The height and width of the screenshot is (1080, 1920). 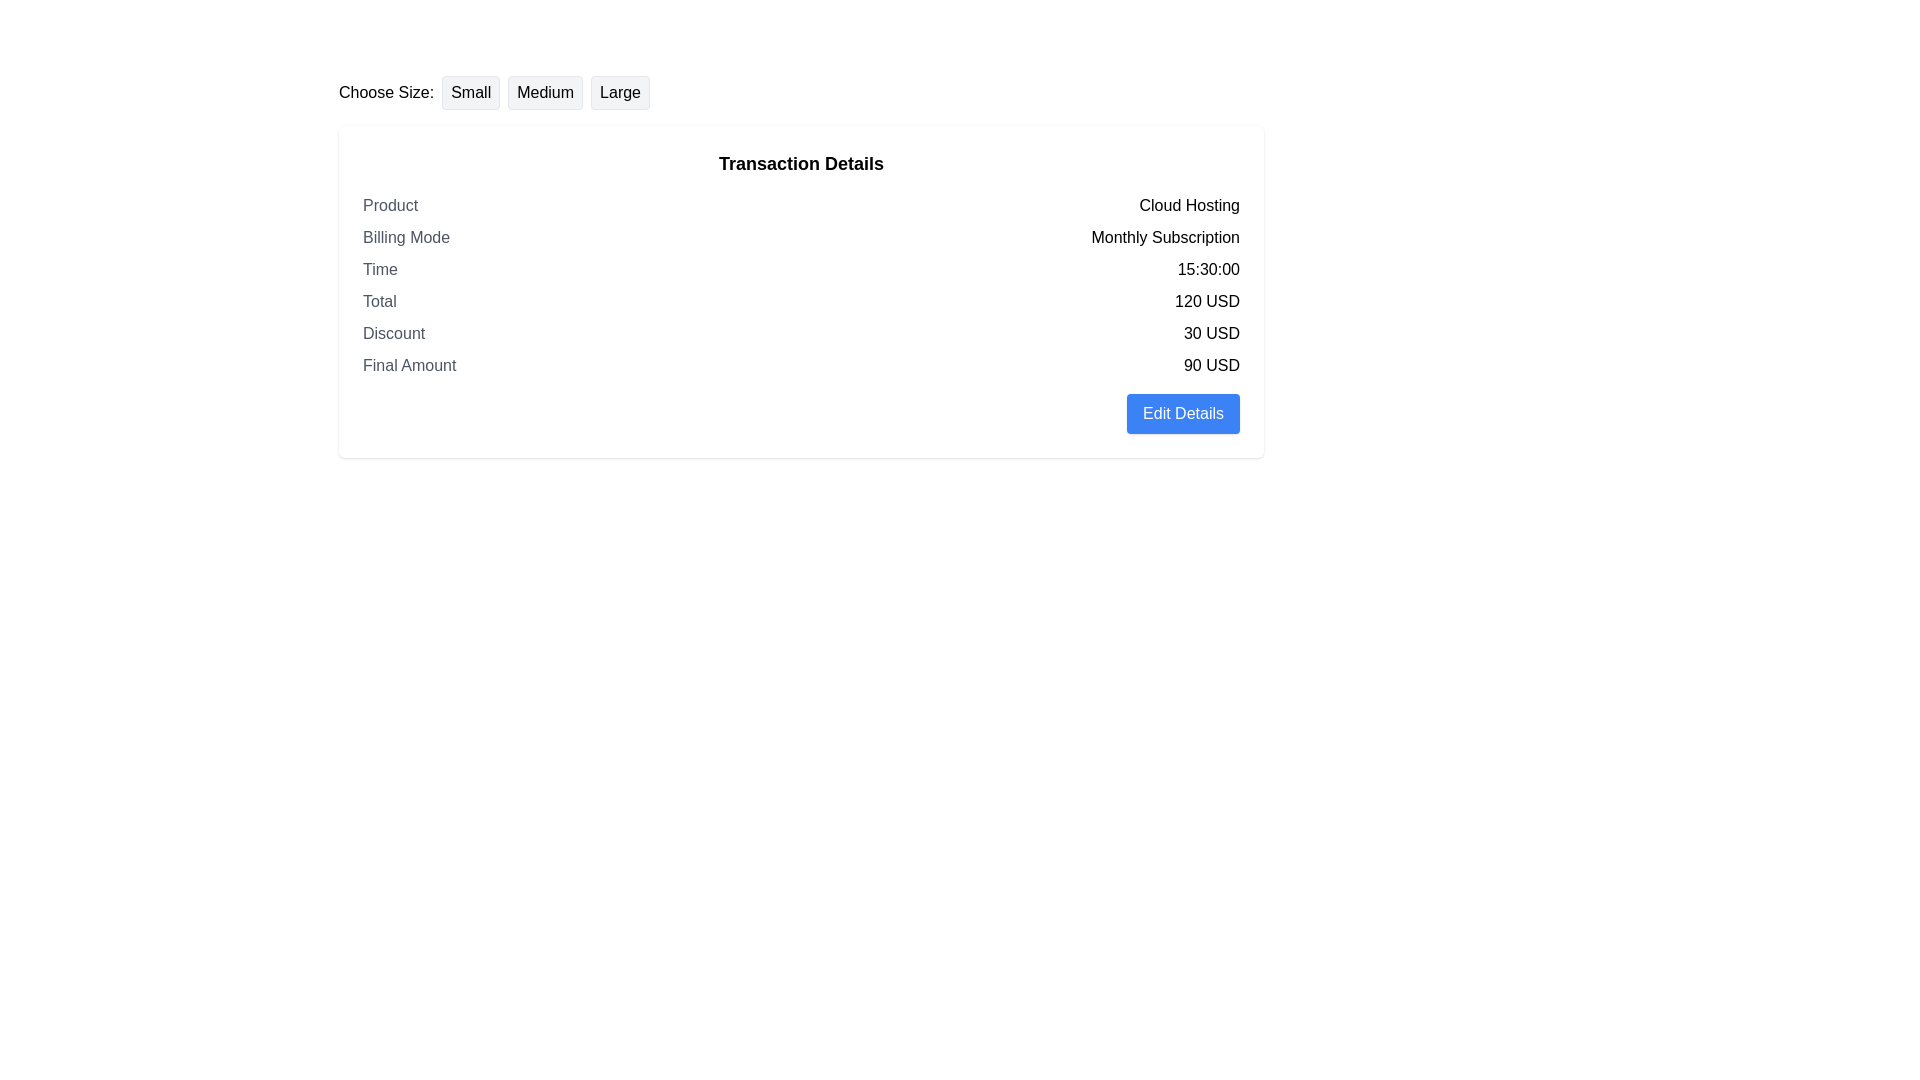 What do you see at coordinates (619, 92) in the screenshot?
I see `the 'Large' button, which is the third button in the size selection group` at bounding box center [619, 92].